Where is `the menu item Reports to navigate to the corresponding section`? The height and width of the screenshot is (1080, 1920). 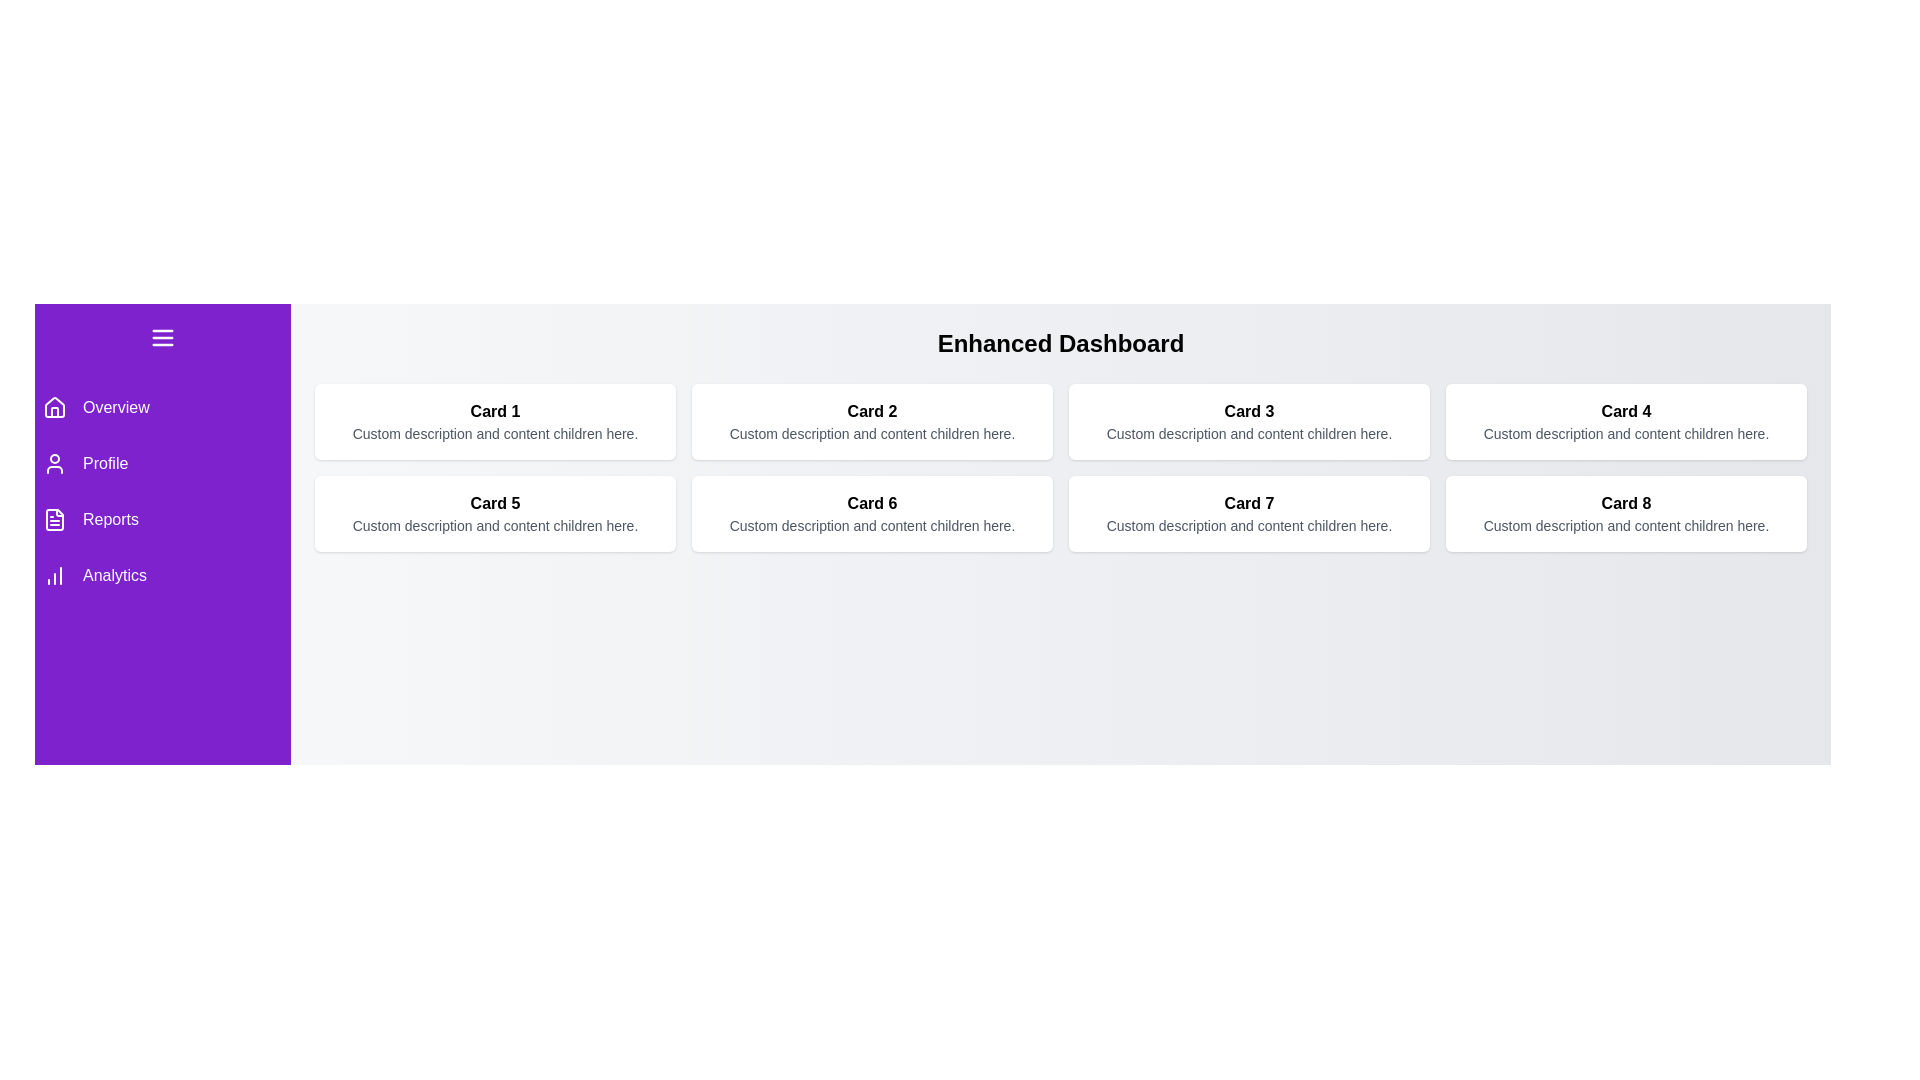 the menu item Reports to navigate to the corresponding section is located at coordinates (163, 519).